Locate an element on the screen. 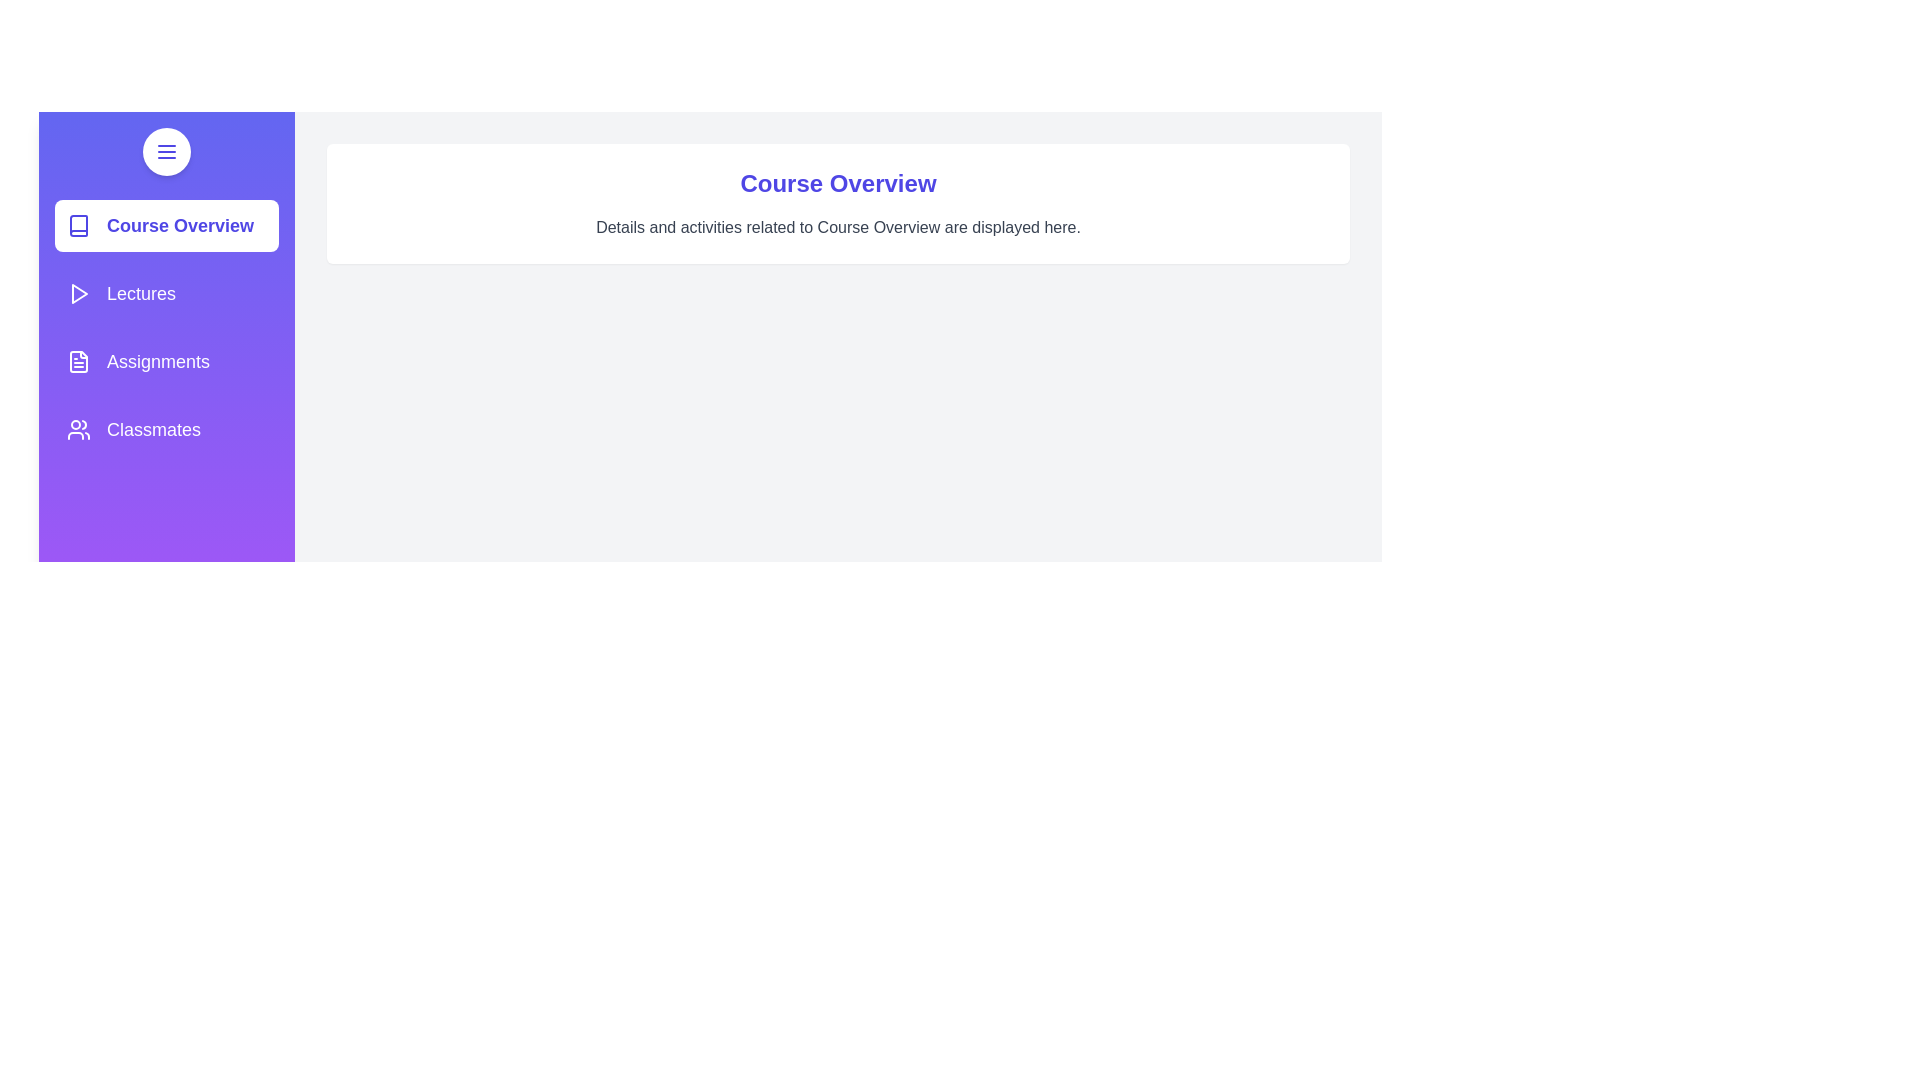 This screenshot has width=1920, height=1080. the menu section labeled Classmates is located at coordinates (167, 428).